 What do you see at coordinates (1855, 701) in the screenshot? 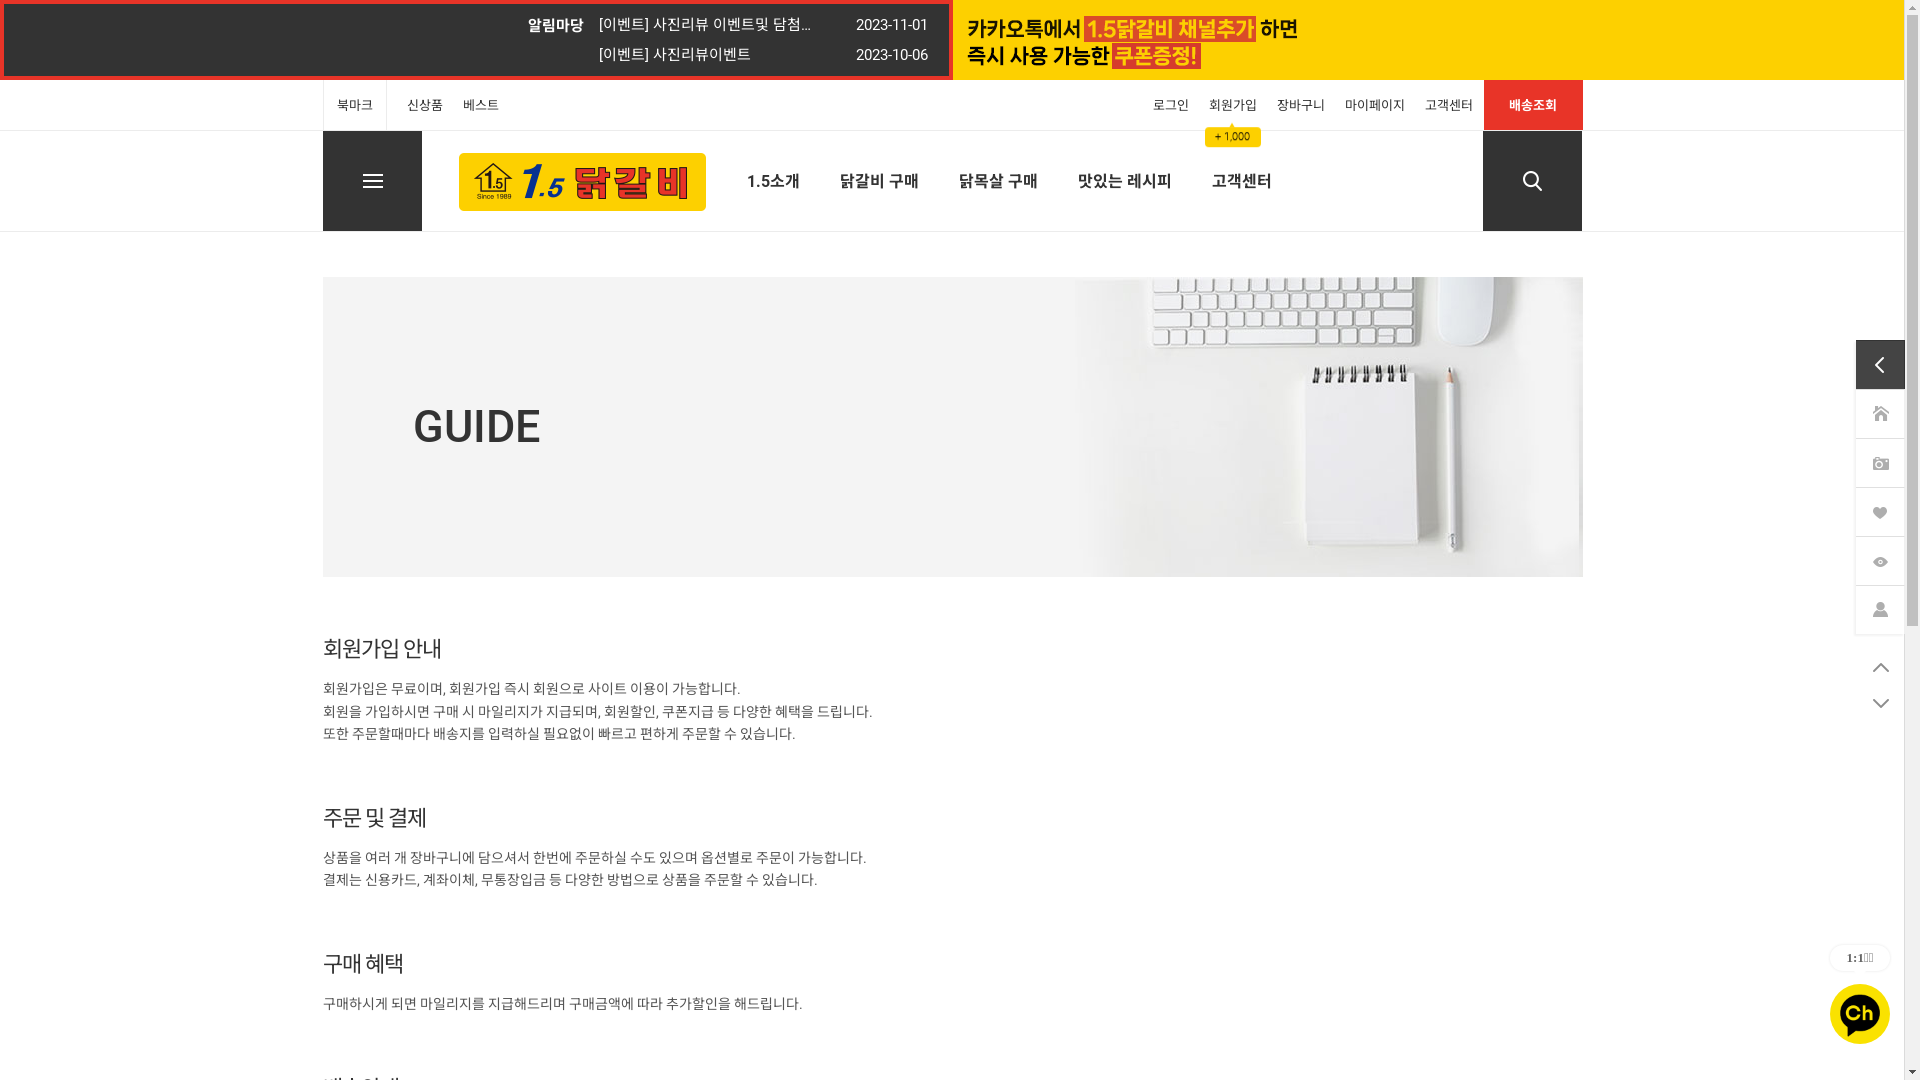
I see `'to Bottom'` at bounding box center [1855, 701].